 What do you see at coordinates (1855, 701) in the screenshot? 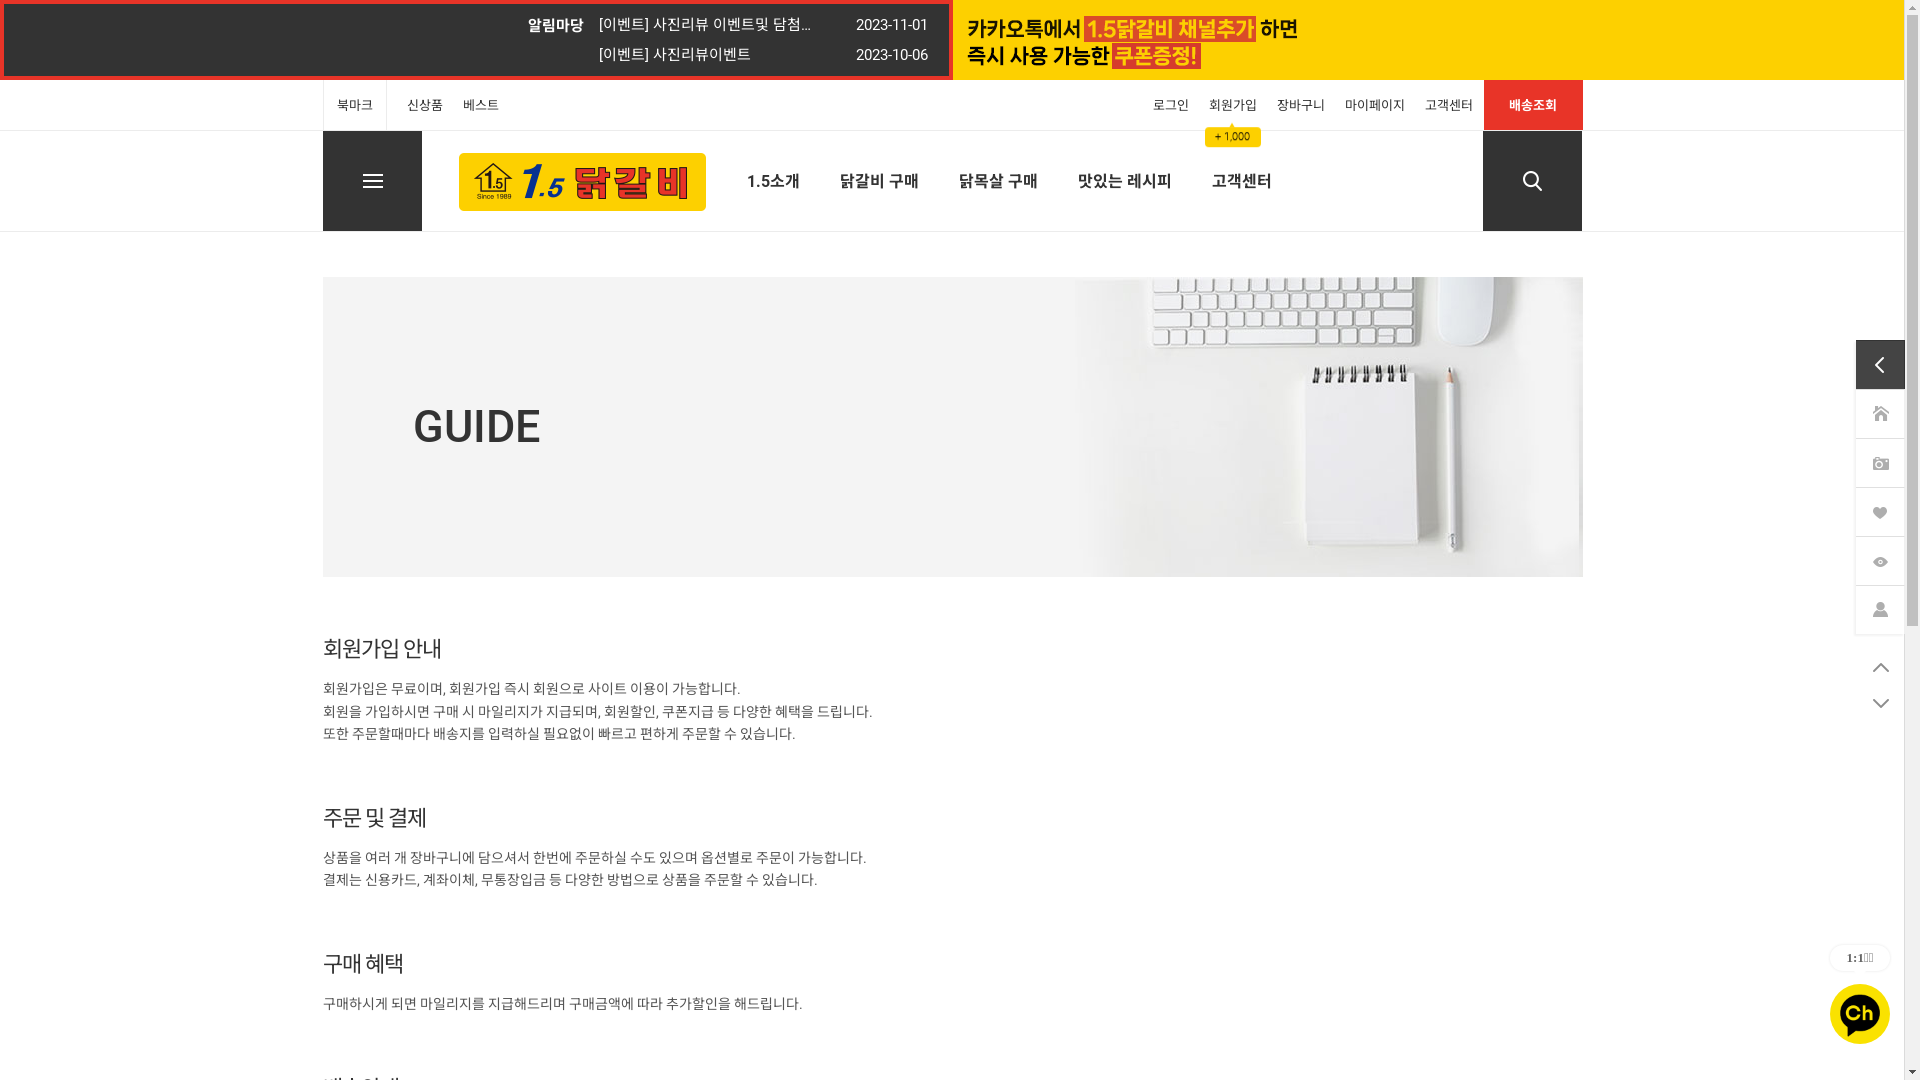
I see `'to Bottom'` at bounding box center [1855, 701].